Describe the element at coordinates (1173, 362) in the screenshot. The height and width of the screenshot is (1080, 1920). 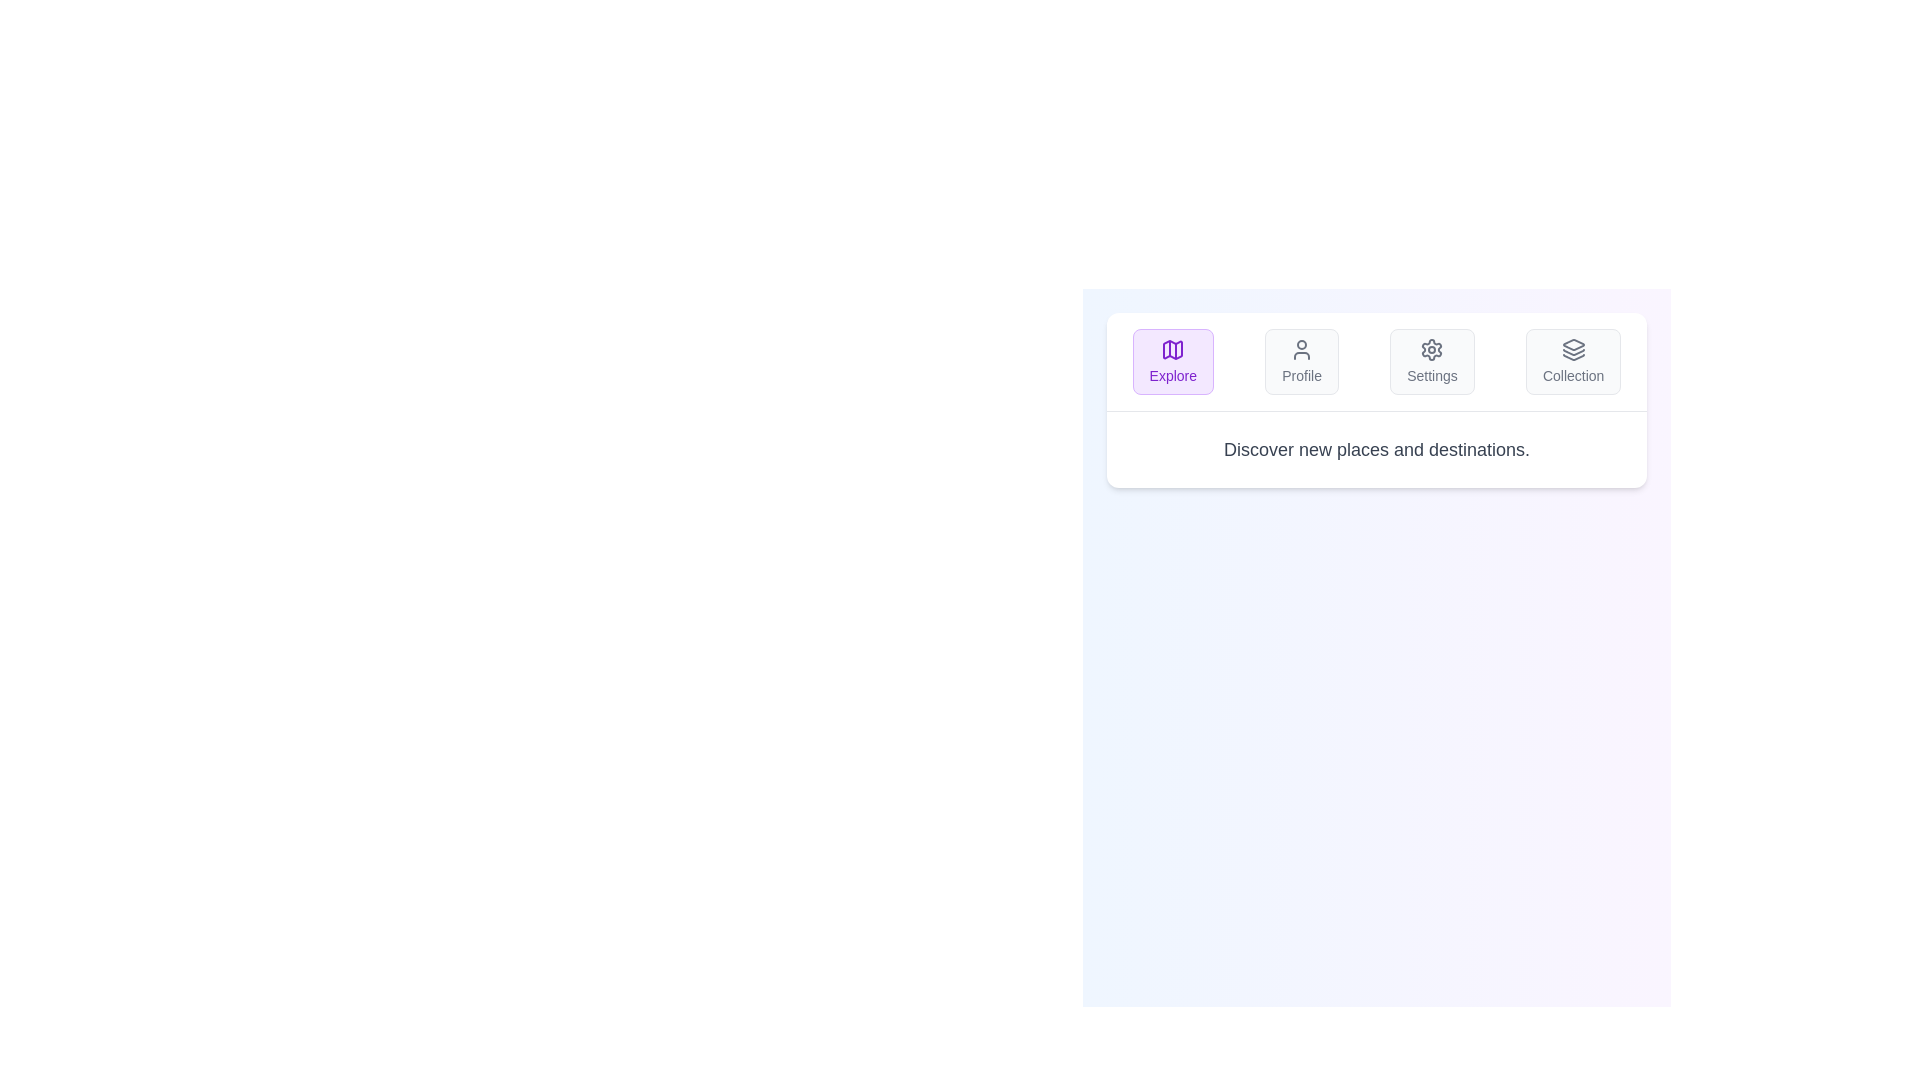
I see `the 'Explore' button located at the top-left corner of the horizontal list of navigation buttons` at that location.